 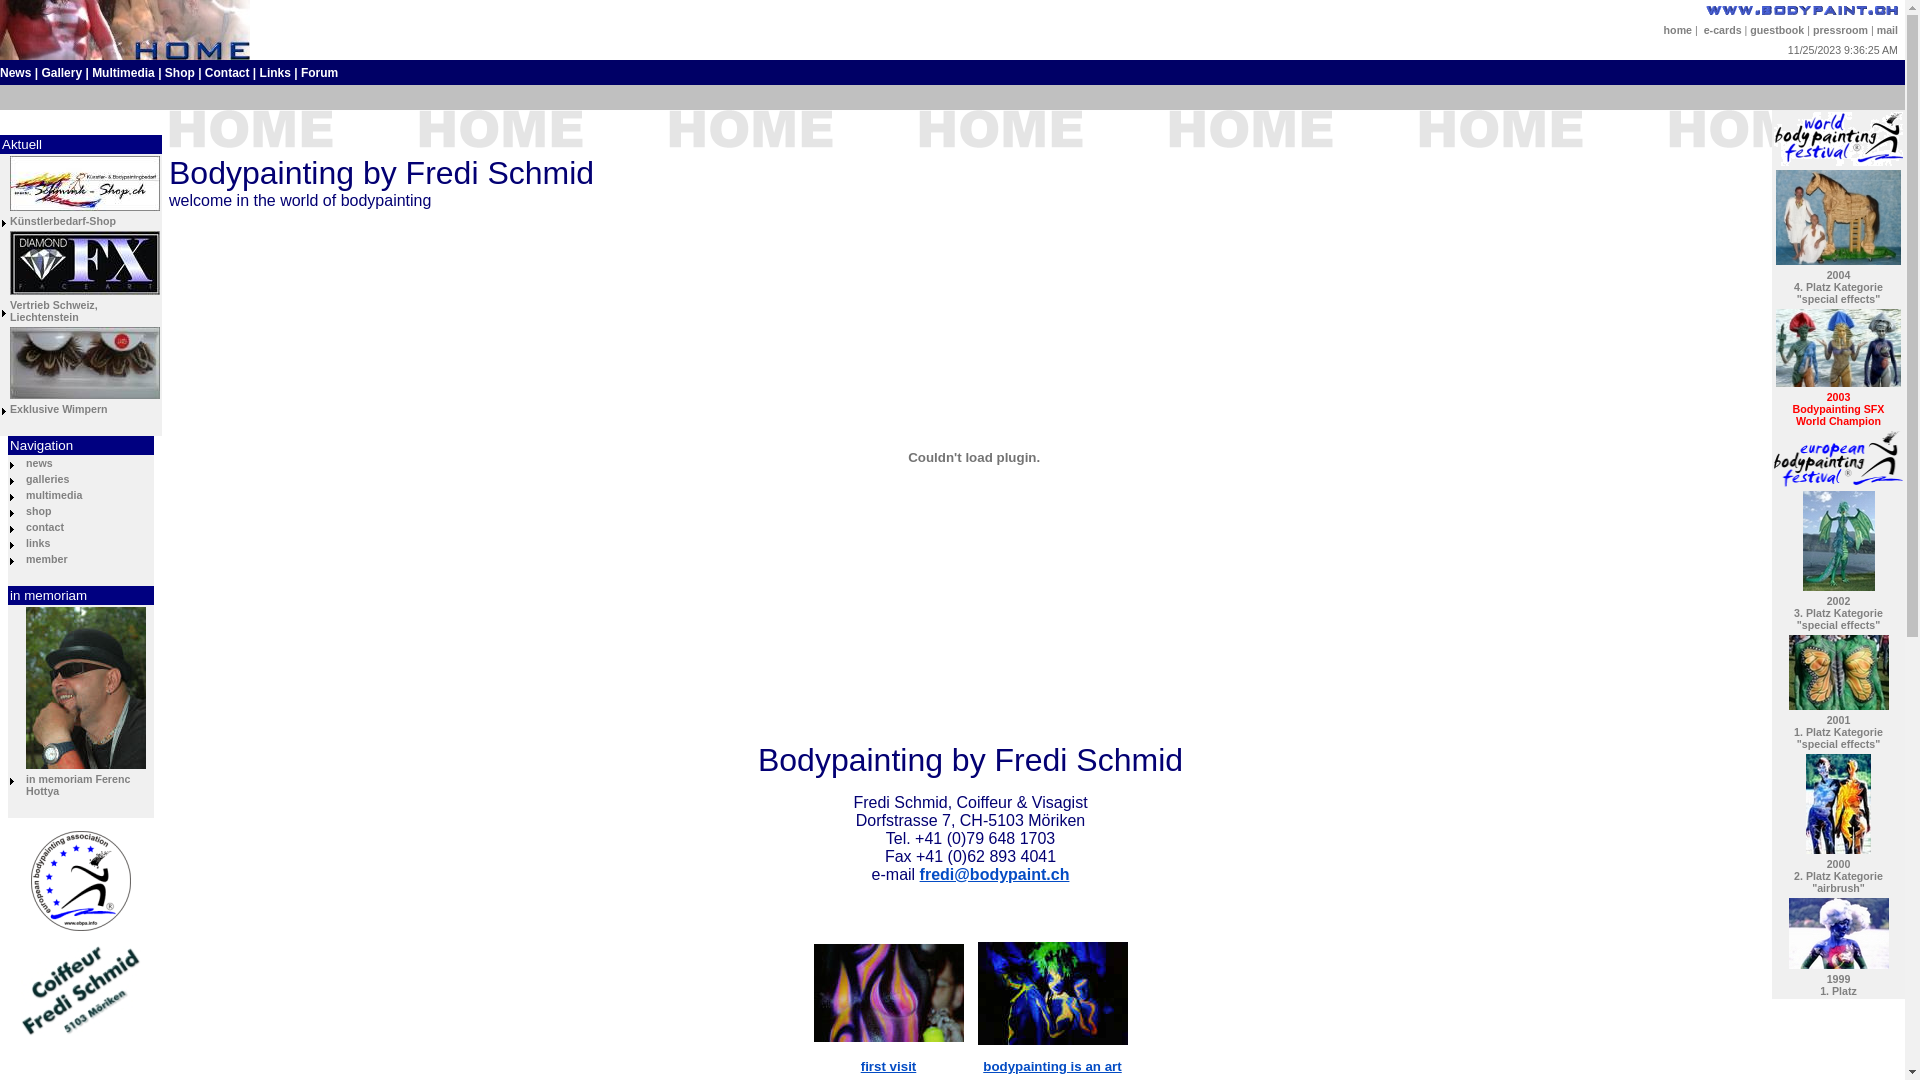 I want to click on 'Vertrieb Schweiz, Liechtenstein', so click(x=53, y=311).